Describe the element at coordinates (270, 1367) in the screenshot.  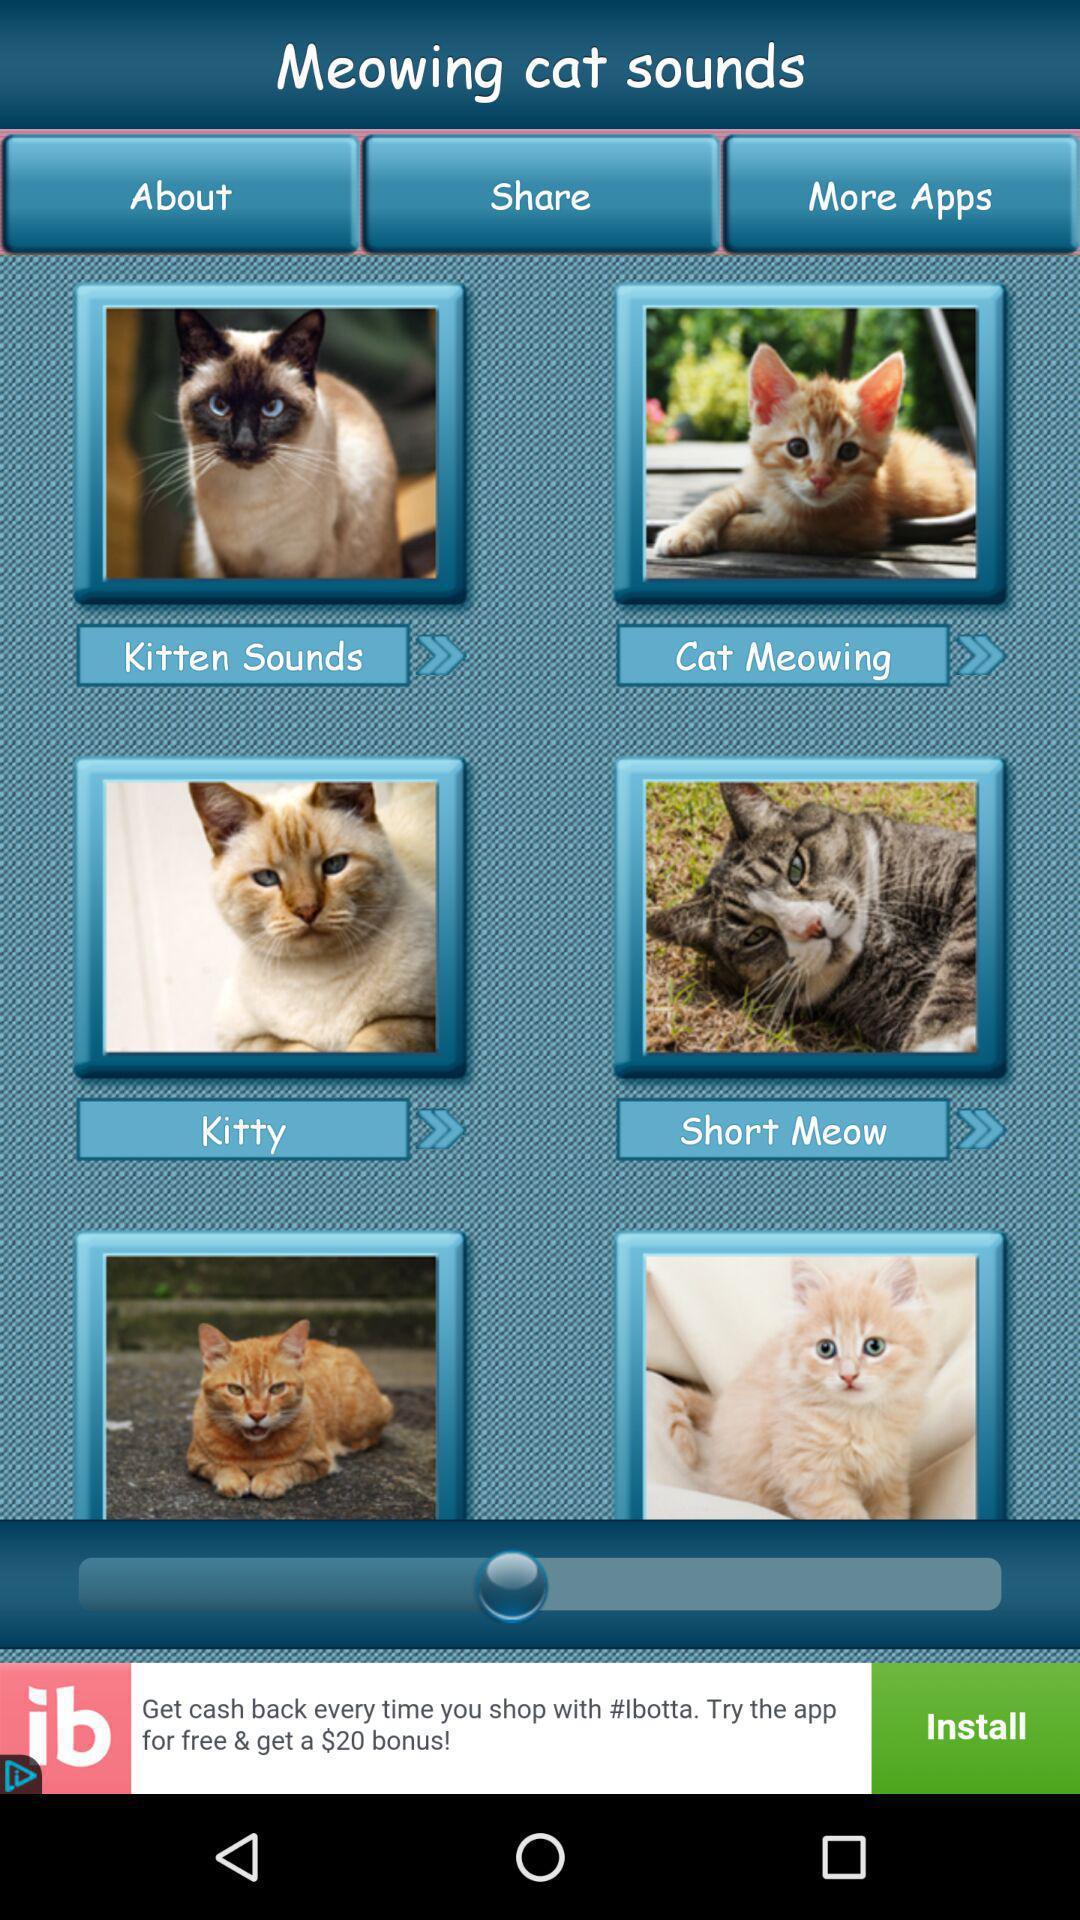
I see `cat sound play button option` at that location.